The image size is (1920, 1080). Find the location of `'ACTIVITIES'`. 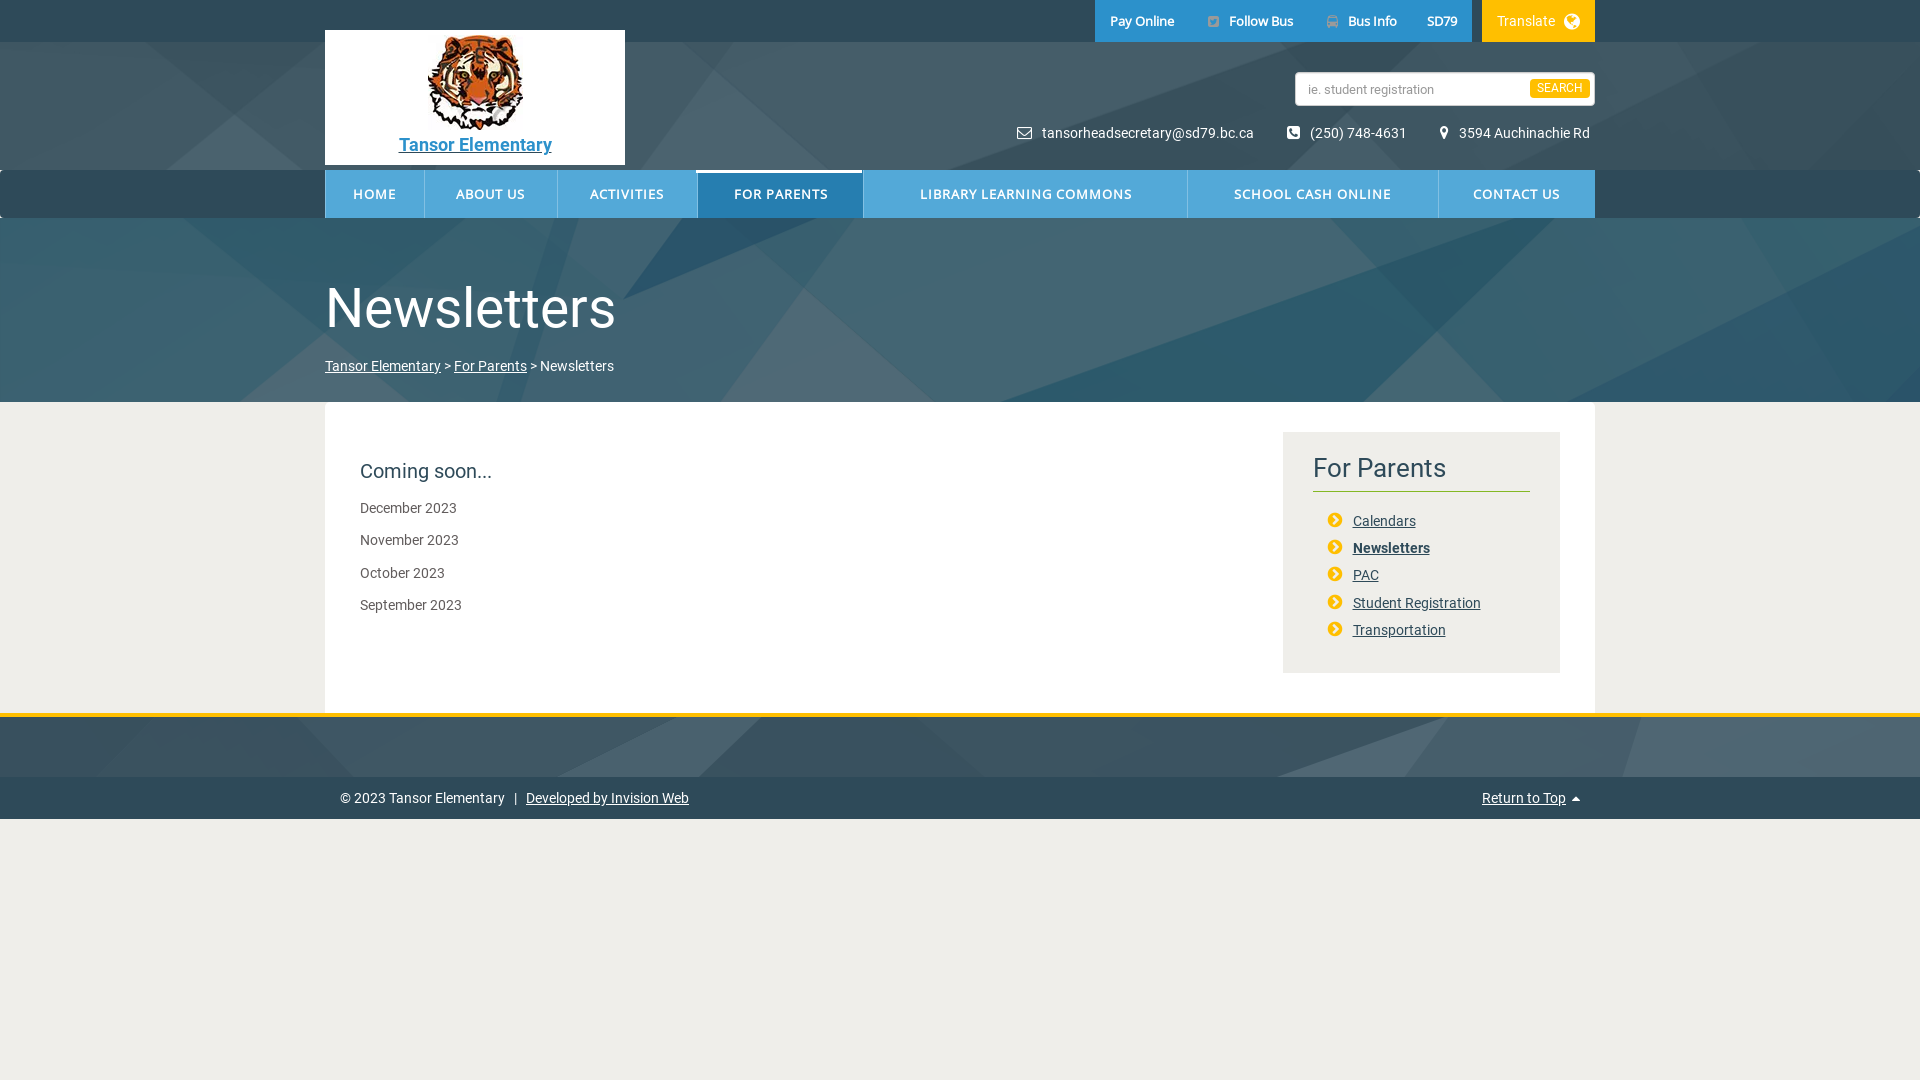

'ACTIVITIES' is located at coordinates (626, 193).